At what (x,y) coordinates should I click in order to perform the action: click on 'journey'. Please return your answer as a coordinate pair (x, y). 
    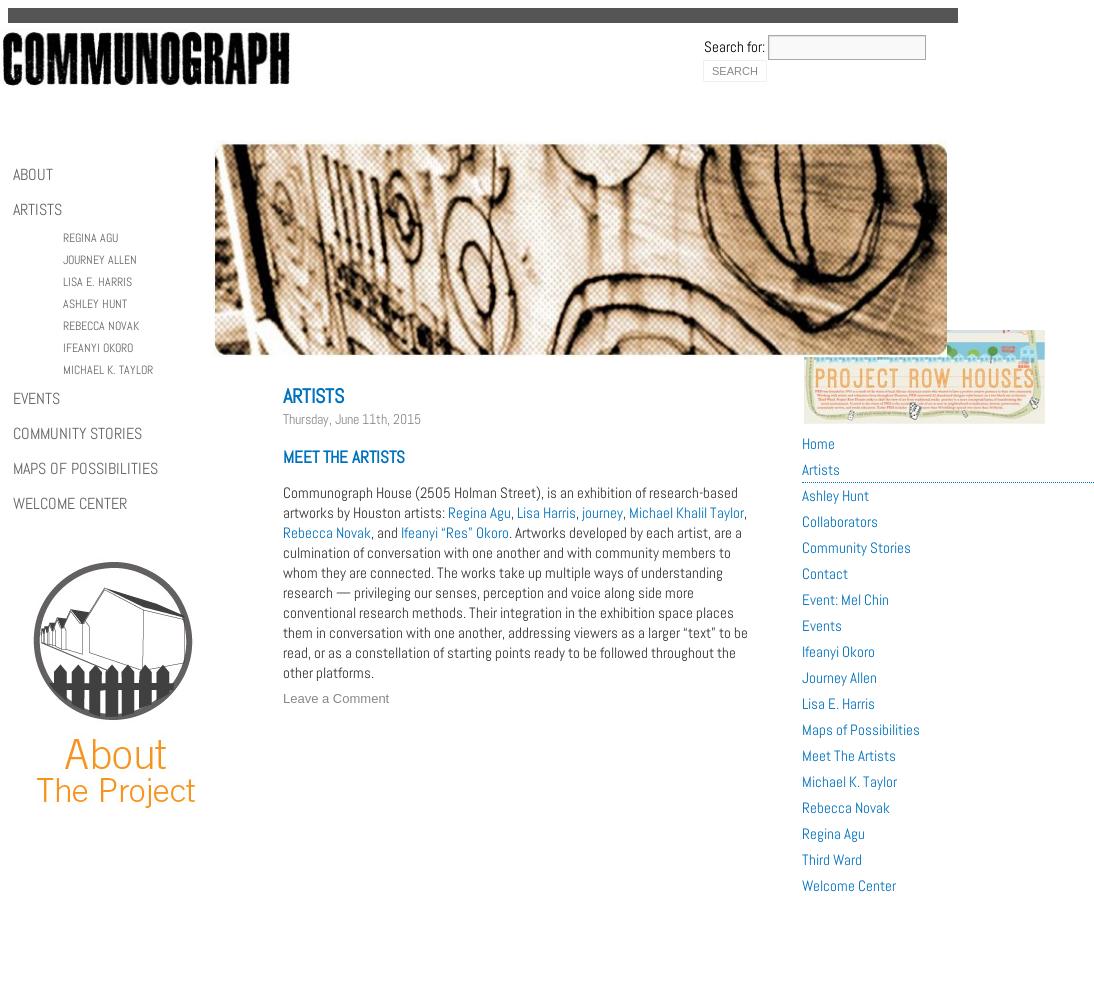
    Looking at the image, I should click on (601, 511).